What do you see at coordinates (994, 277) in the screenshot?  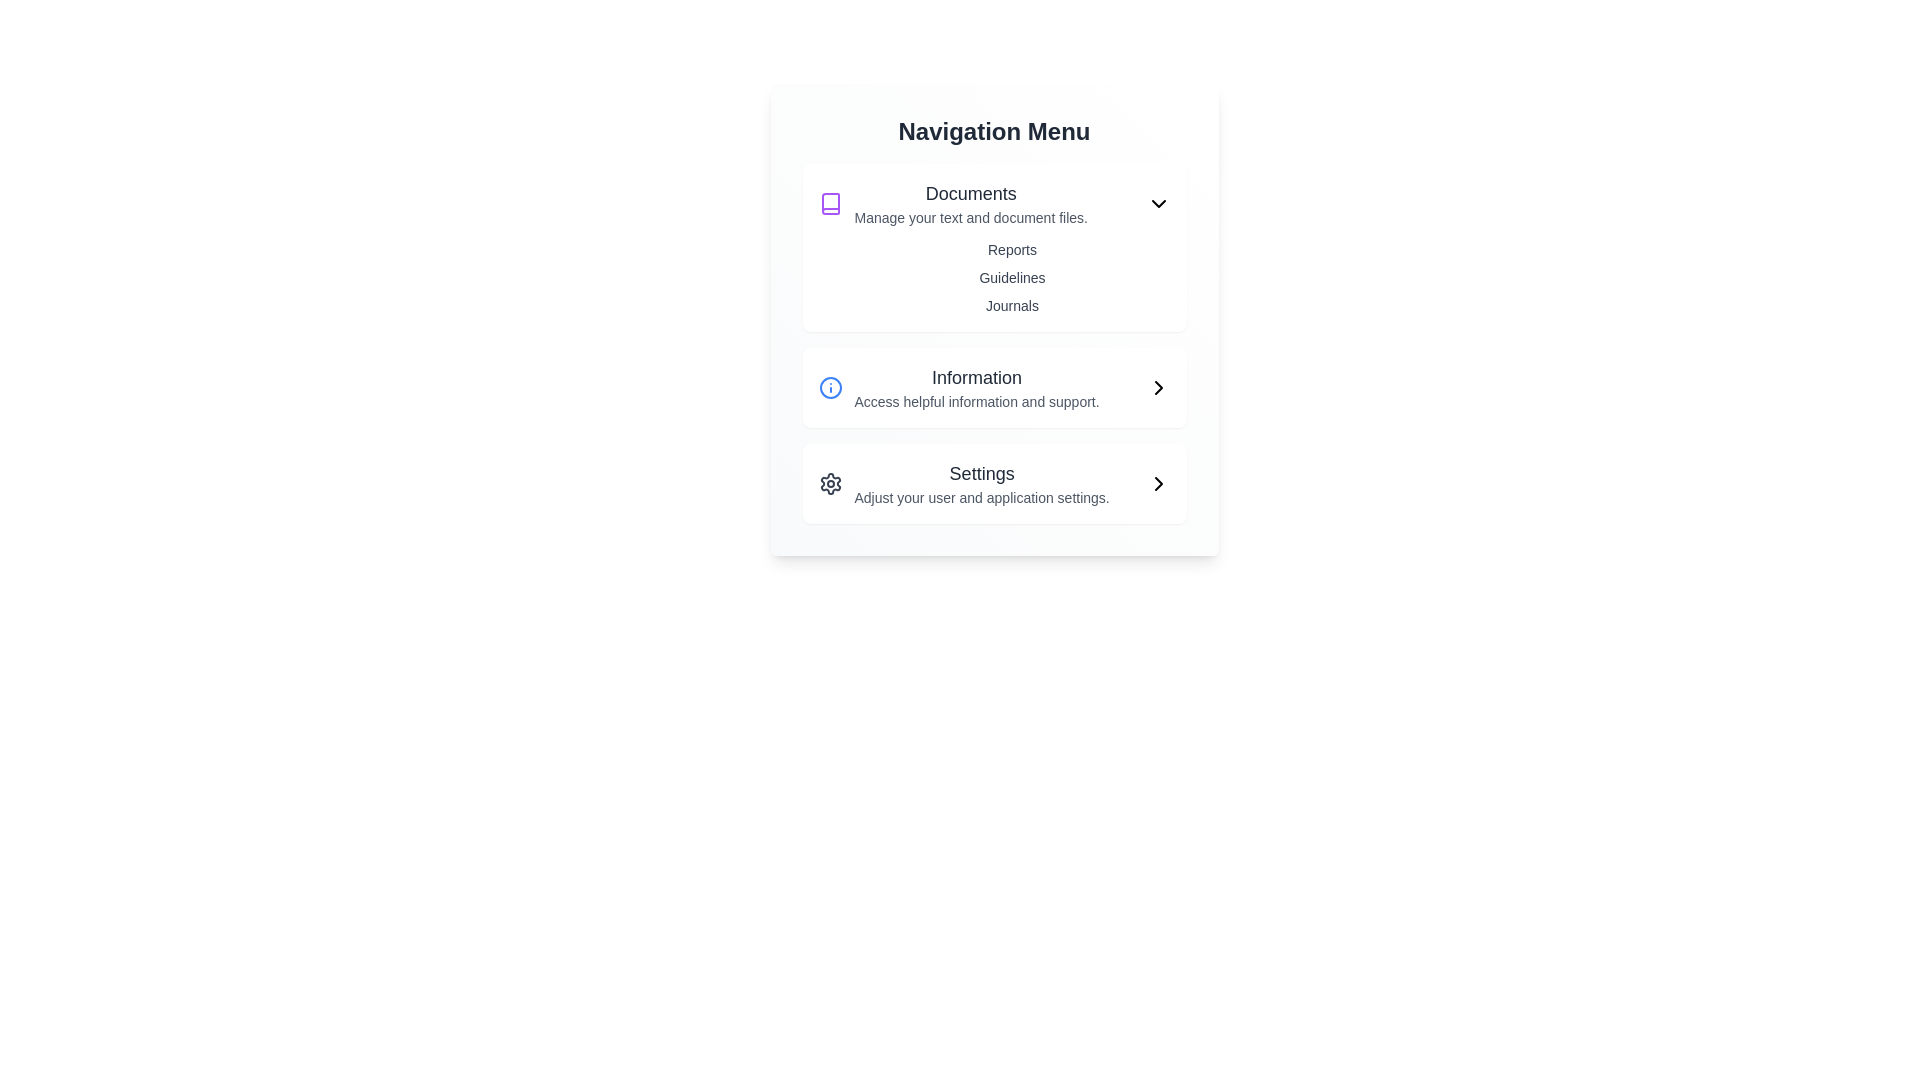 I see `the navigation list items under the 'Documents' section, which includes 'Reports', 'Guidelines', and 'Journals'` at bounding box center [994, 277].